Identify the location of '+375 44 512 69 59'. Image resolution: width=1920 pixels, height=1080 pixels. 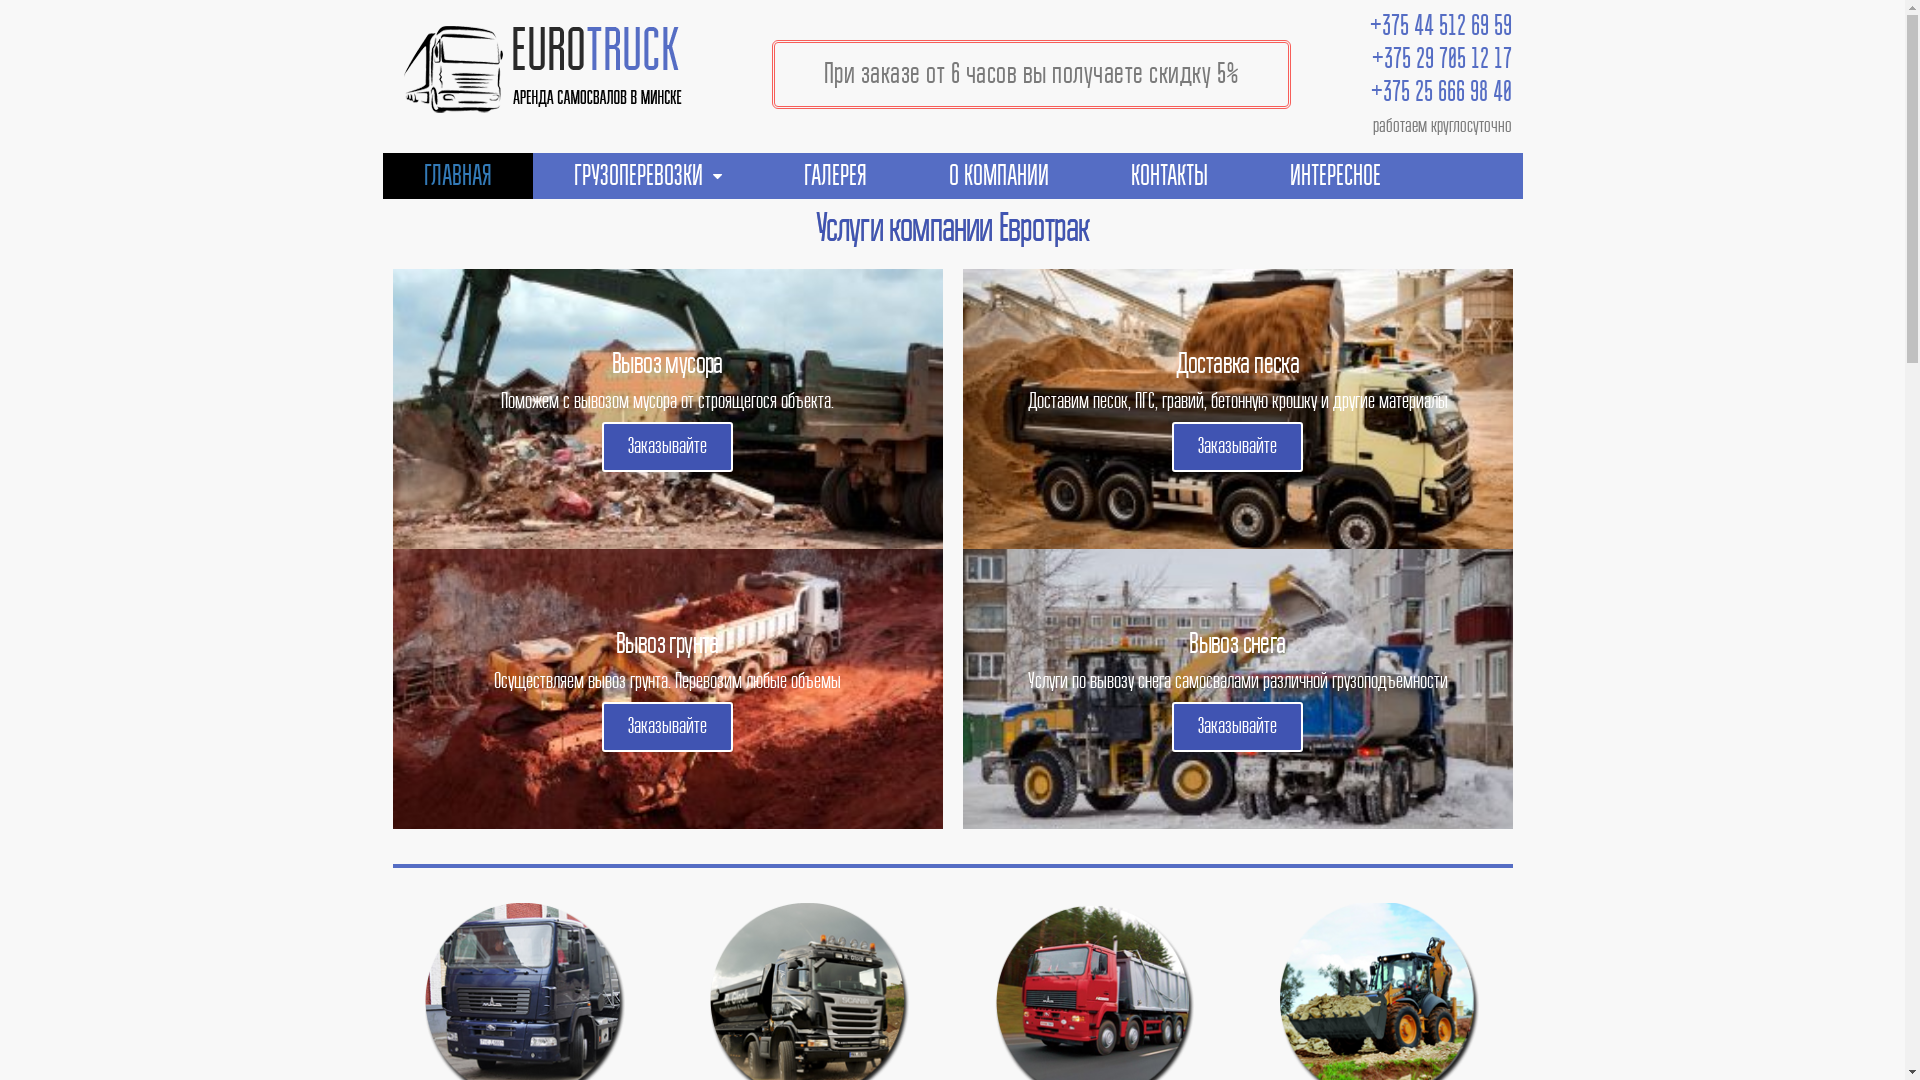
(1440, 26).